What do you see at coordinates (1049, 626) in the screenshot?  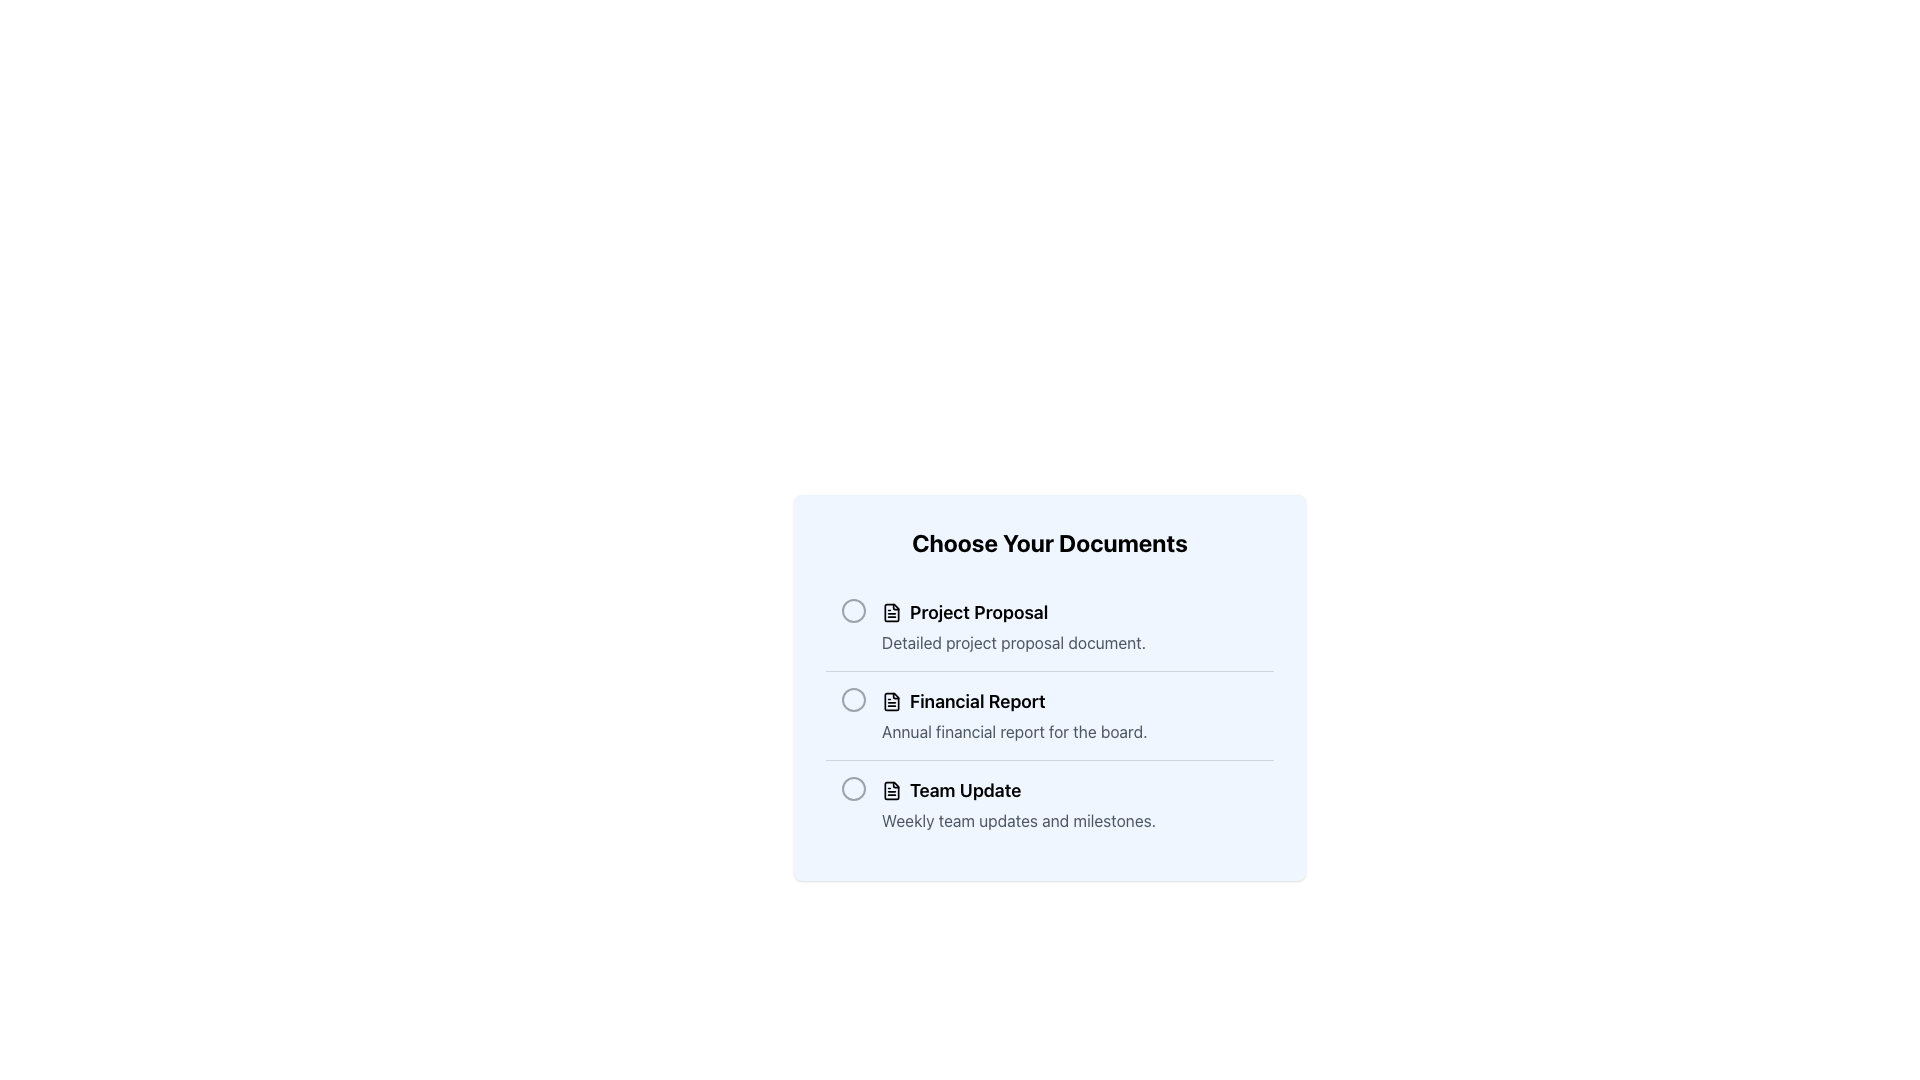 I see `the 'Project Proposal' document option in the list` at bounding box center [1049, 626].